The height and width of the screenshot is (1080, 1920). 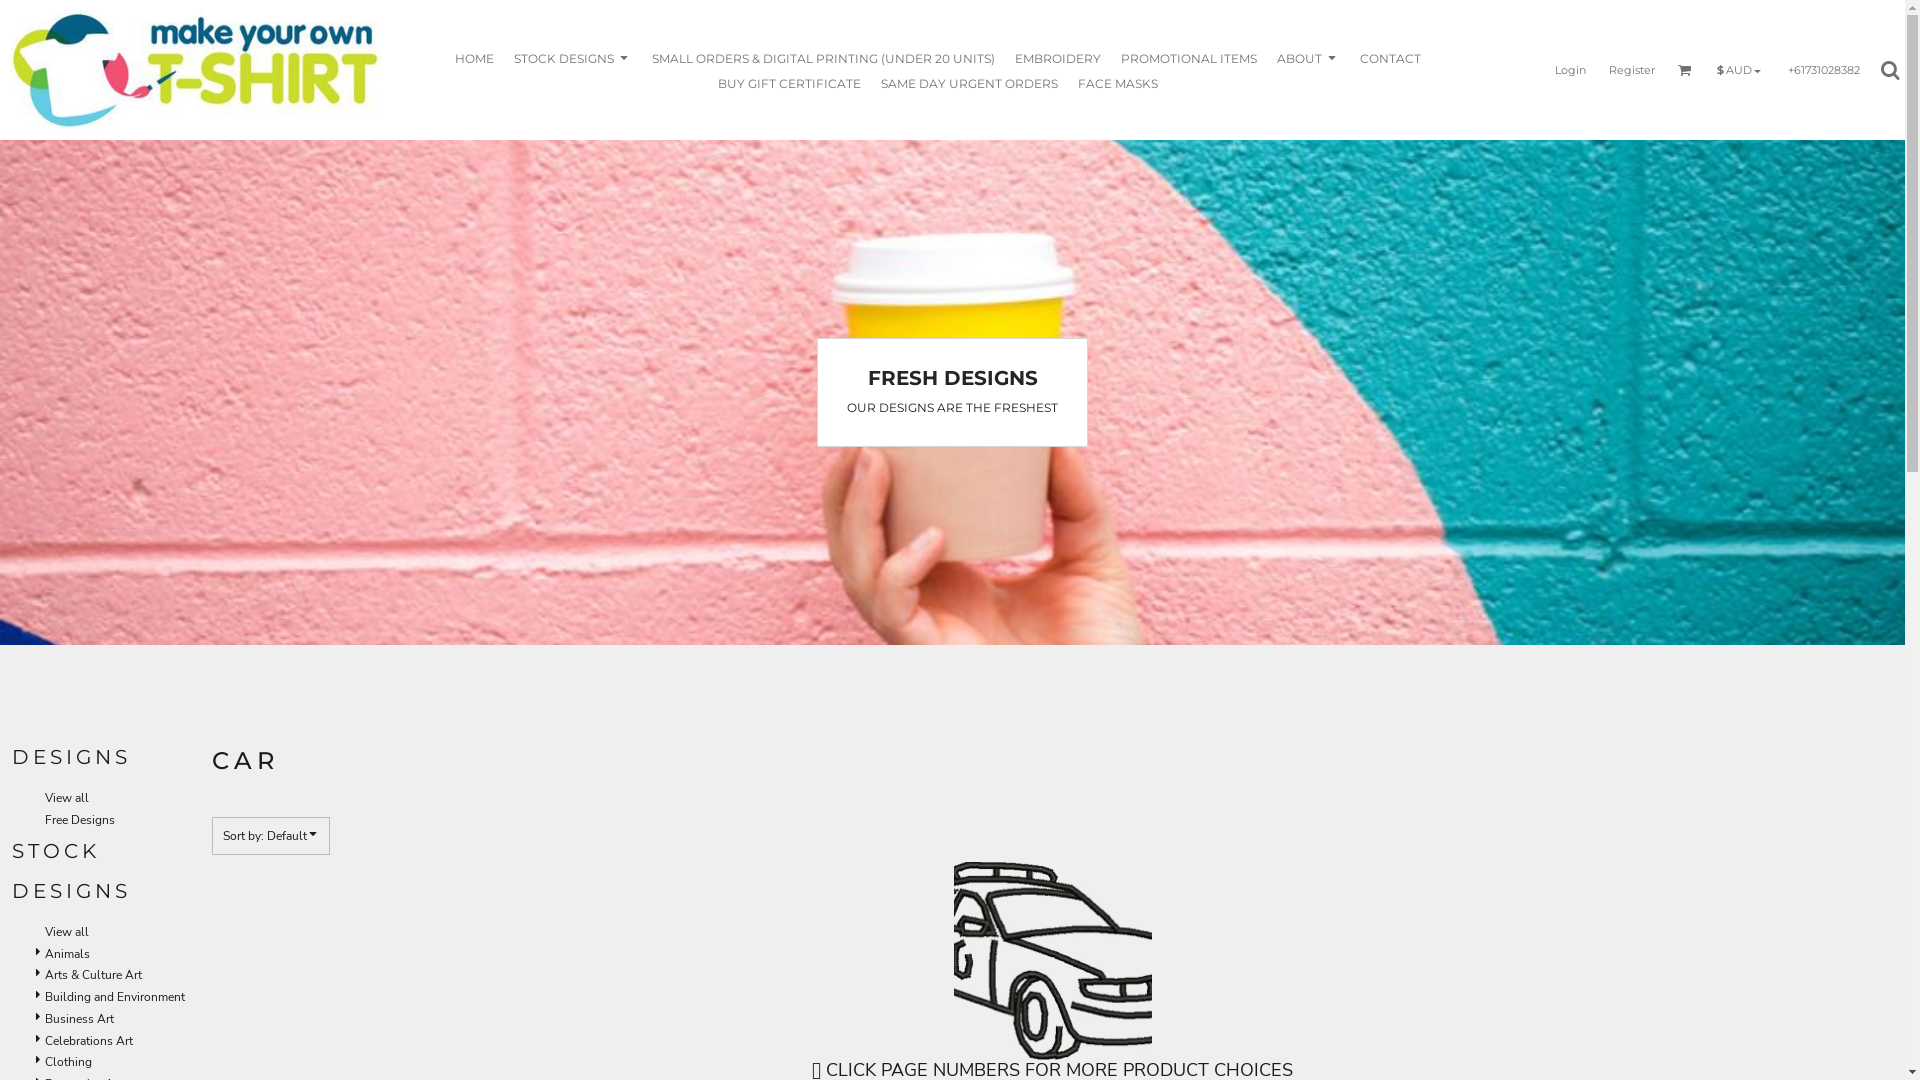 What do you see at coordinates (1117, 81) in the screenshot?
I see `'FACE MASKS'` at bounding box center [1117, 81].